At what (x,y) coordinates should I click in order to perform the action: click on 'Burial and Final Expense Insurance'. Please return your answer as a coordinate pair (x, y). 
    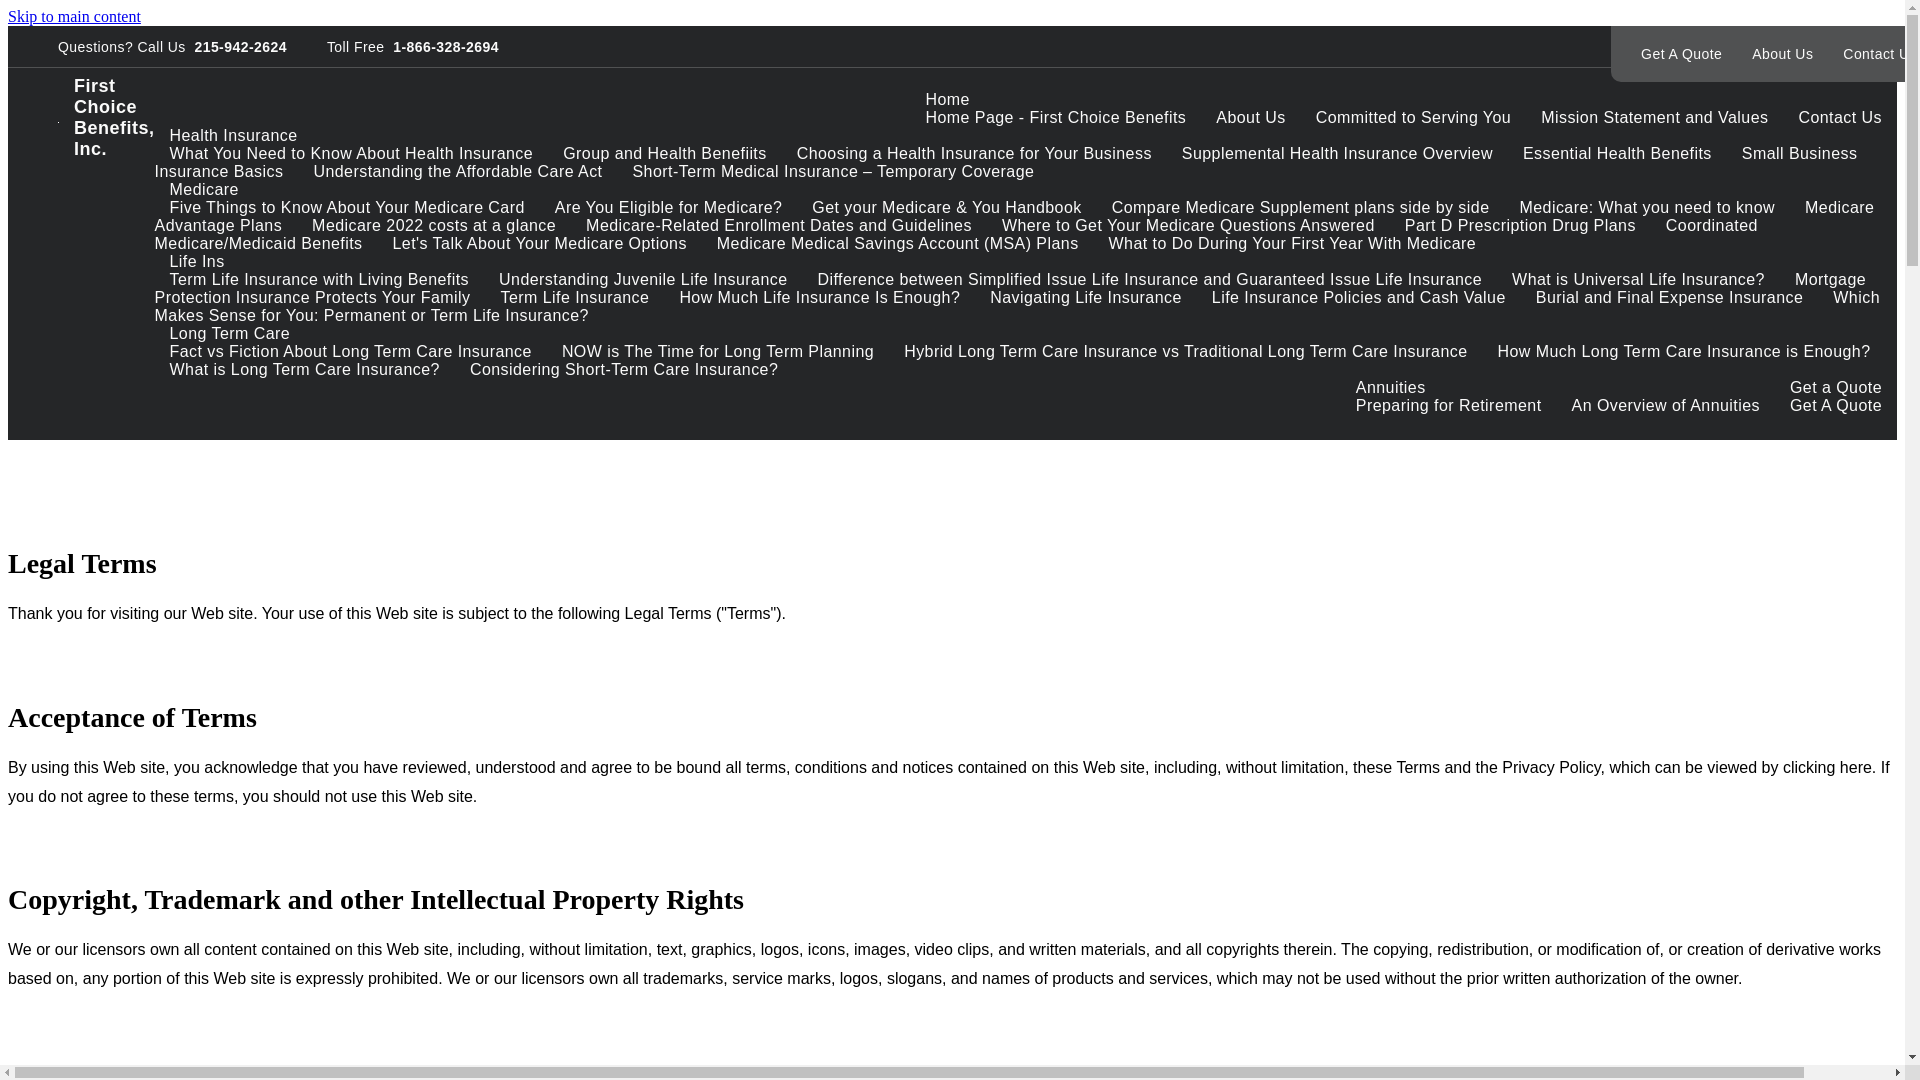
    Looking at the image, I should click on (1670, 297).